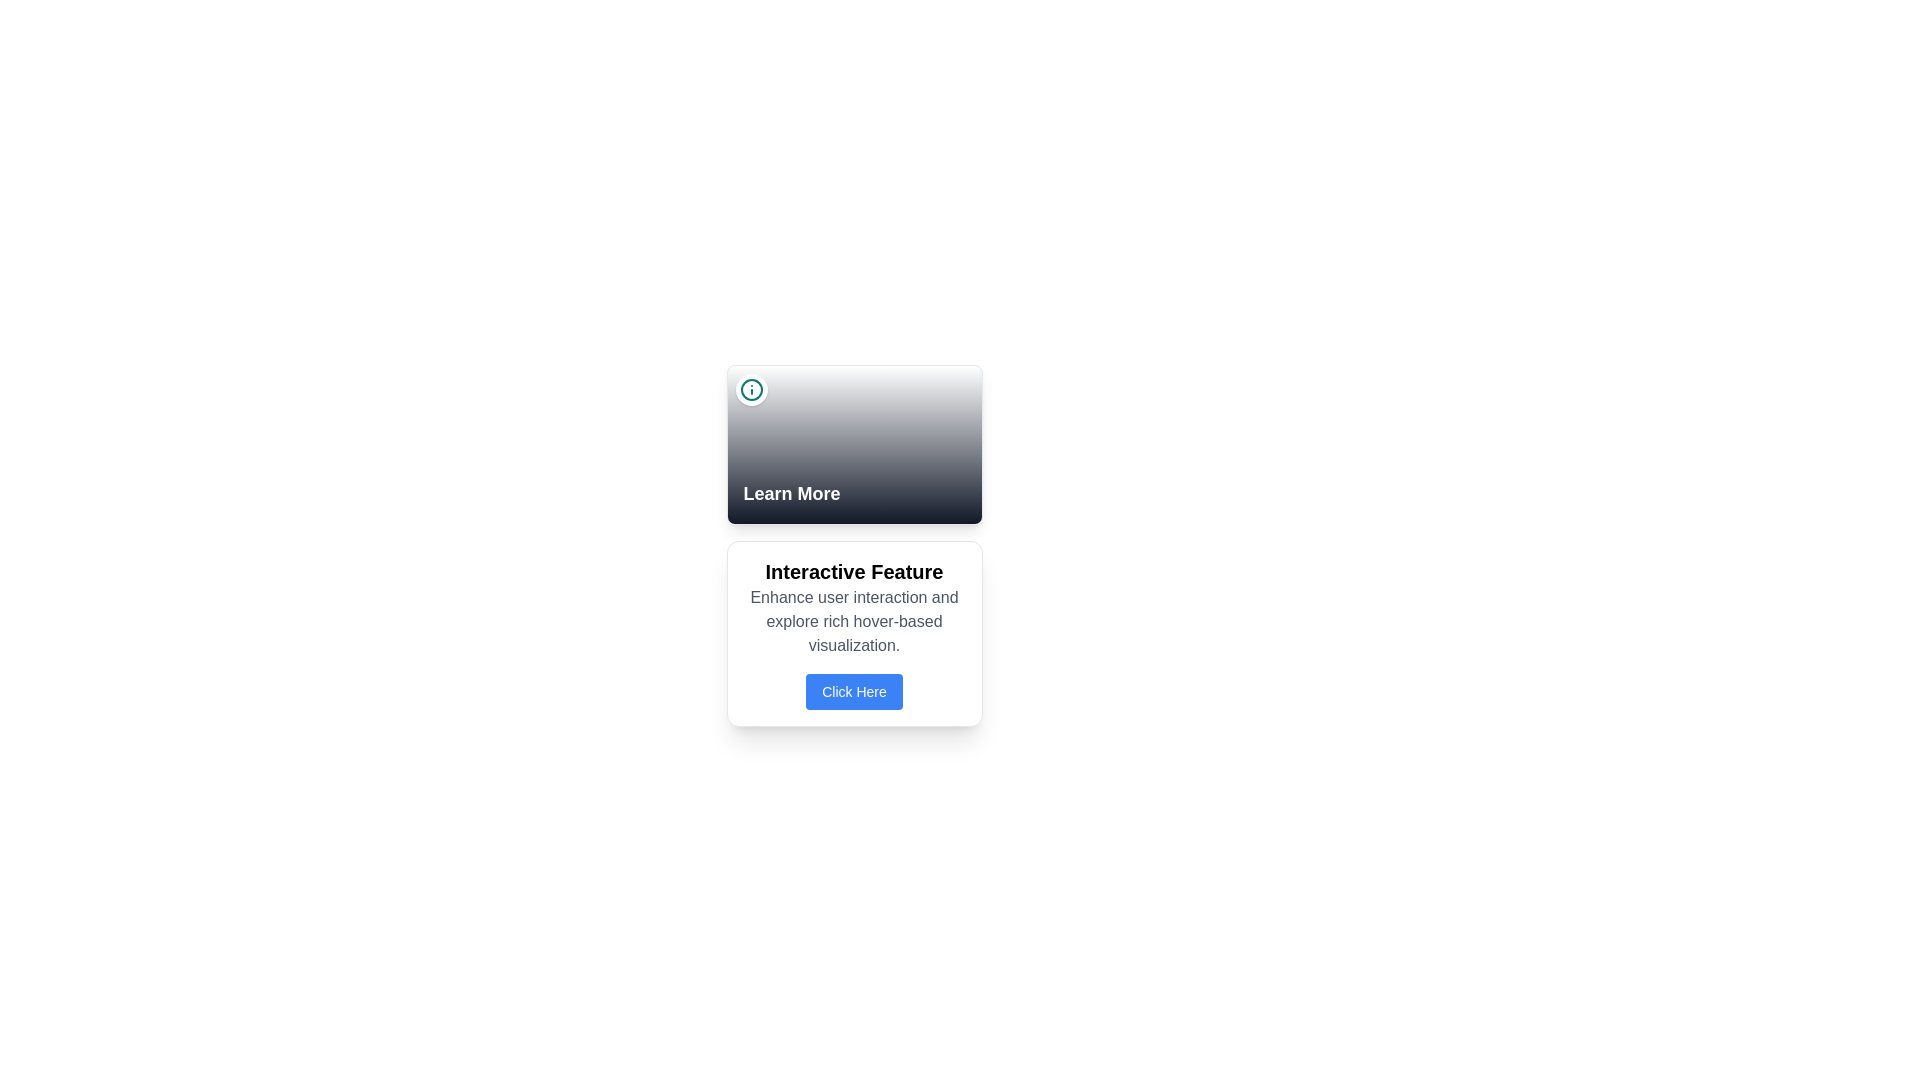 The image size is (1920, 1080). What do you see at coordinates (750, 389) in the screenshot?
I see `the informational icon located within a circular background` at bounding box center [750, 389].